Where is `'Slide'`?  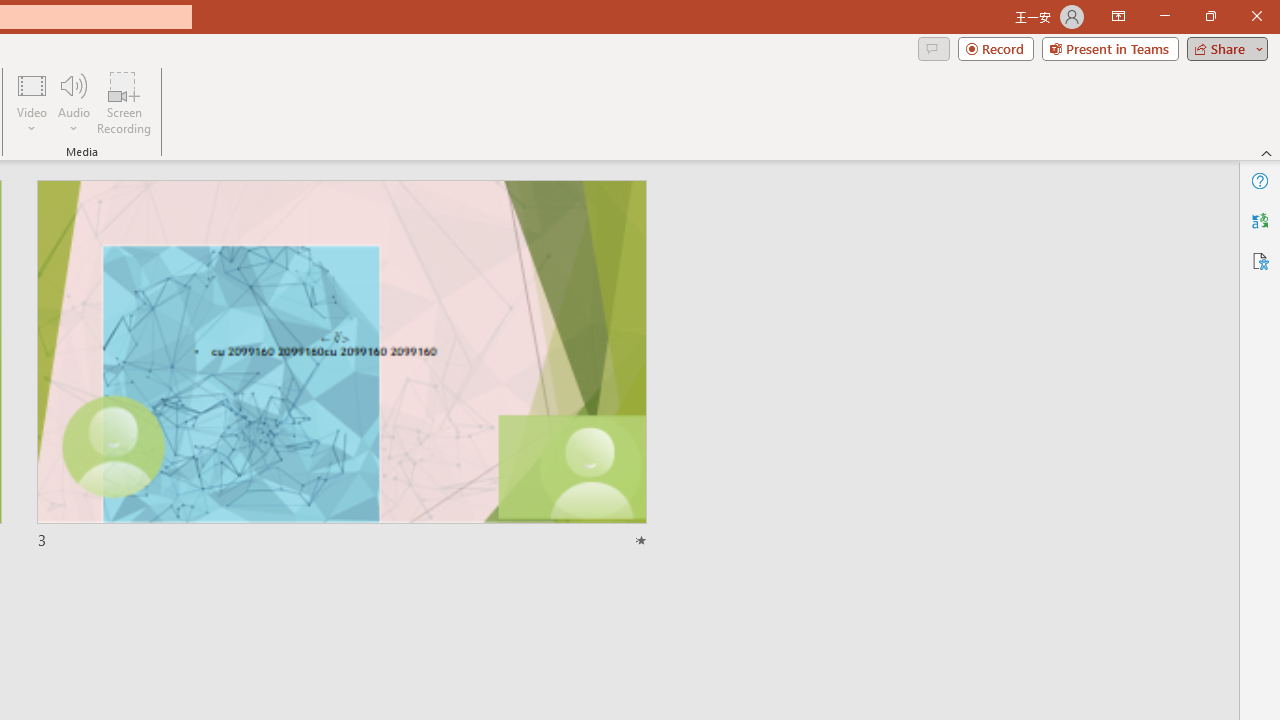 'Slide' is located at coordinates (341, 365).